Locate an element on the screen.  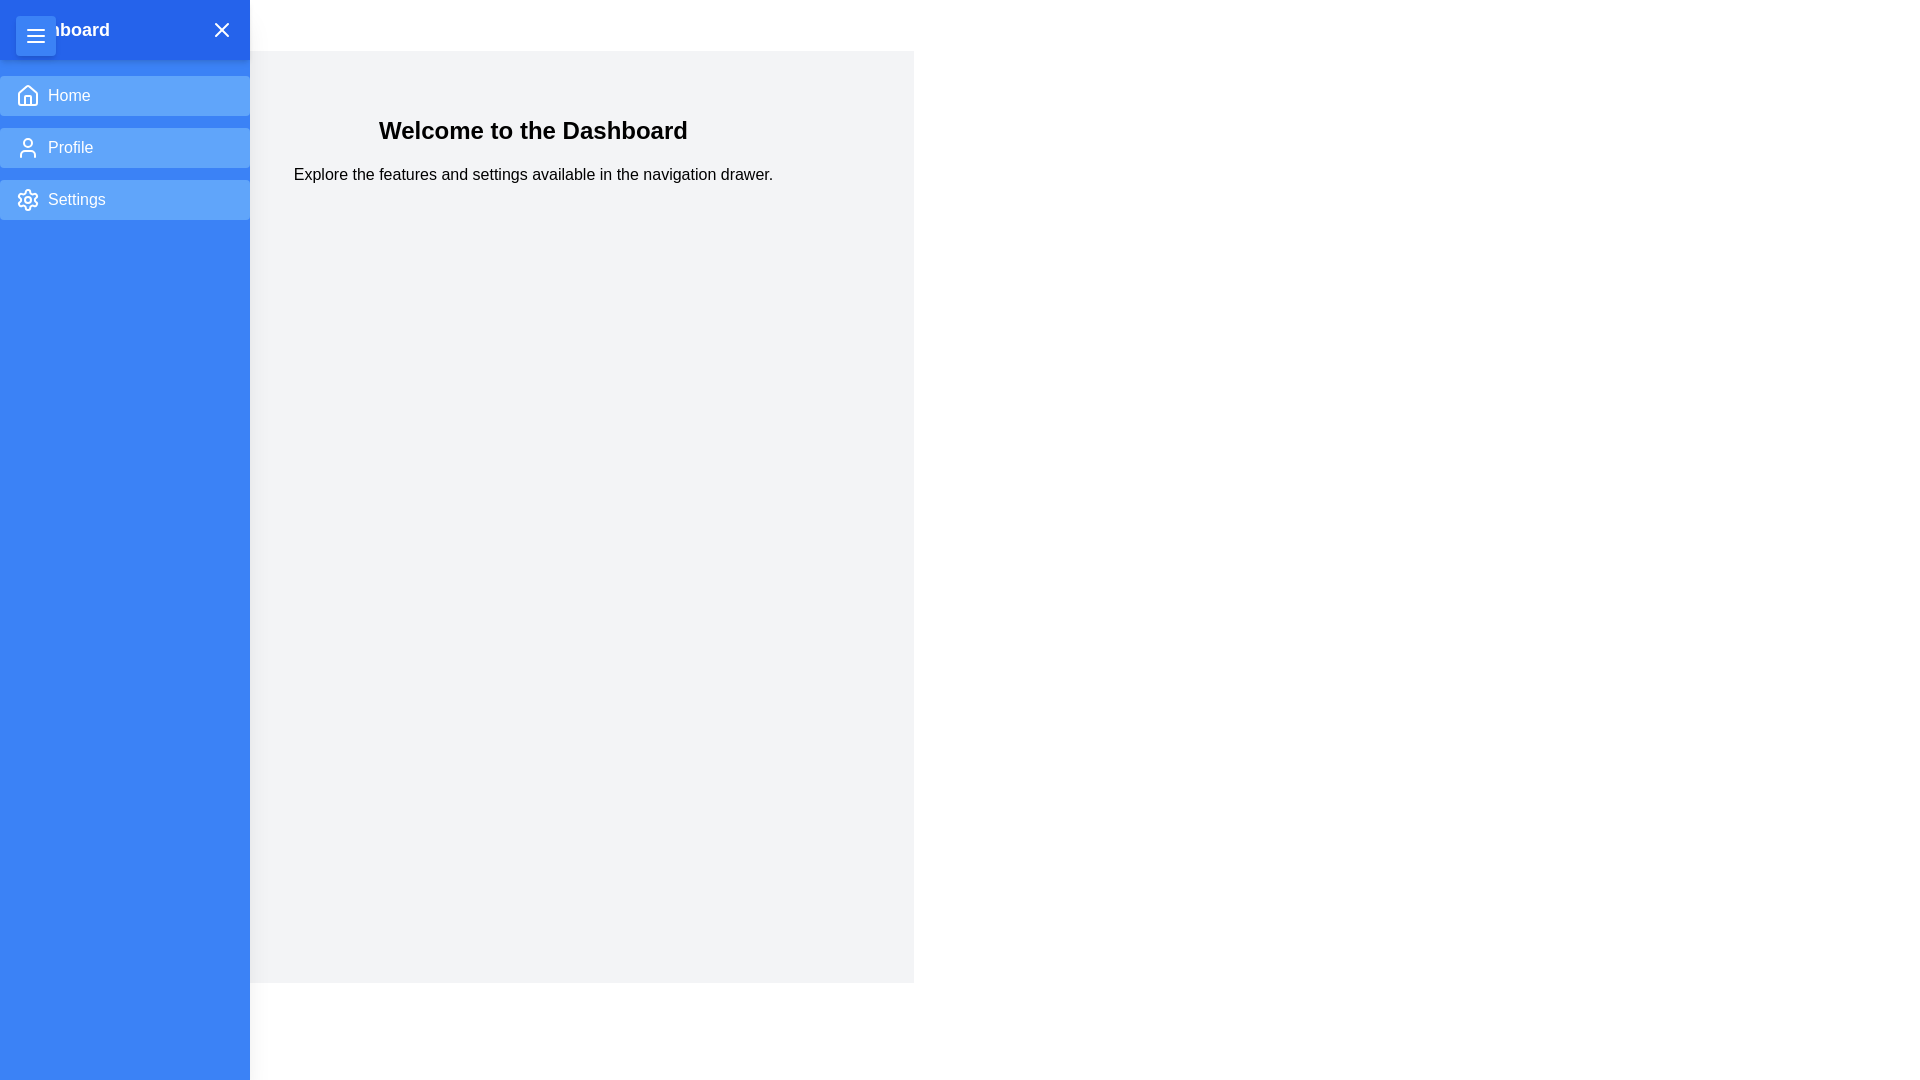
the stylized house icon is located at coordinates (28, 95).